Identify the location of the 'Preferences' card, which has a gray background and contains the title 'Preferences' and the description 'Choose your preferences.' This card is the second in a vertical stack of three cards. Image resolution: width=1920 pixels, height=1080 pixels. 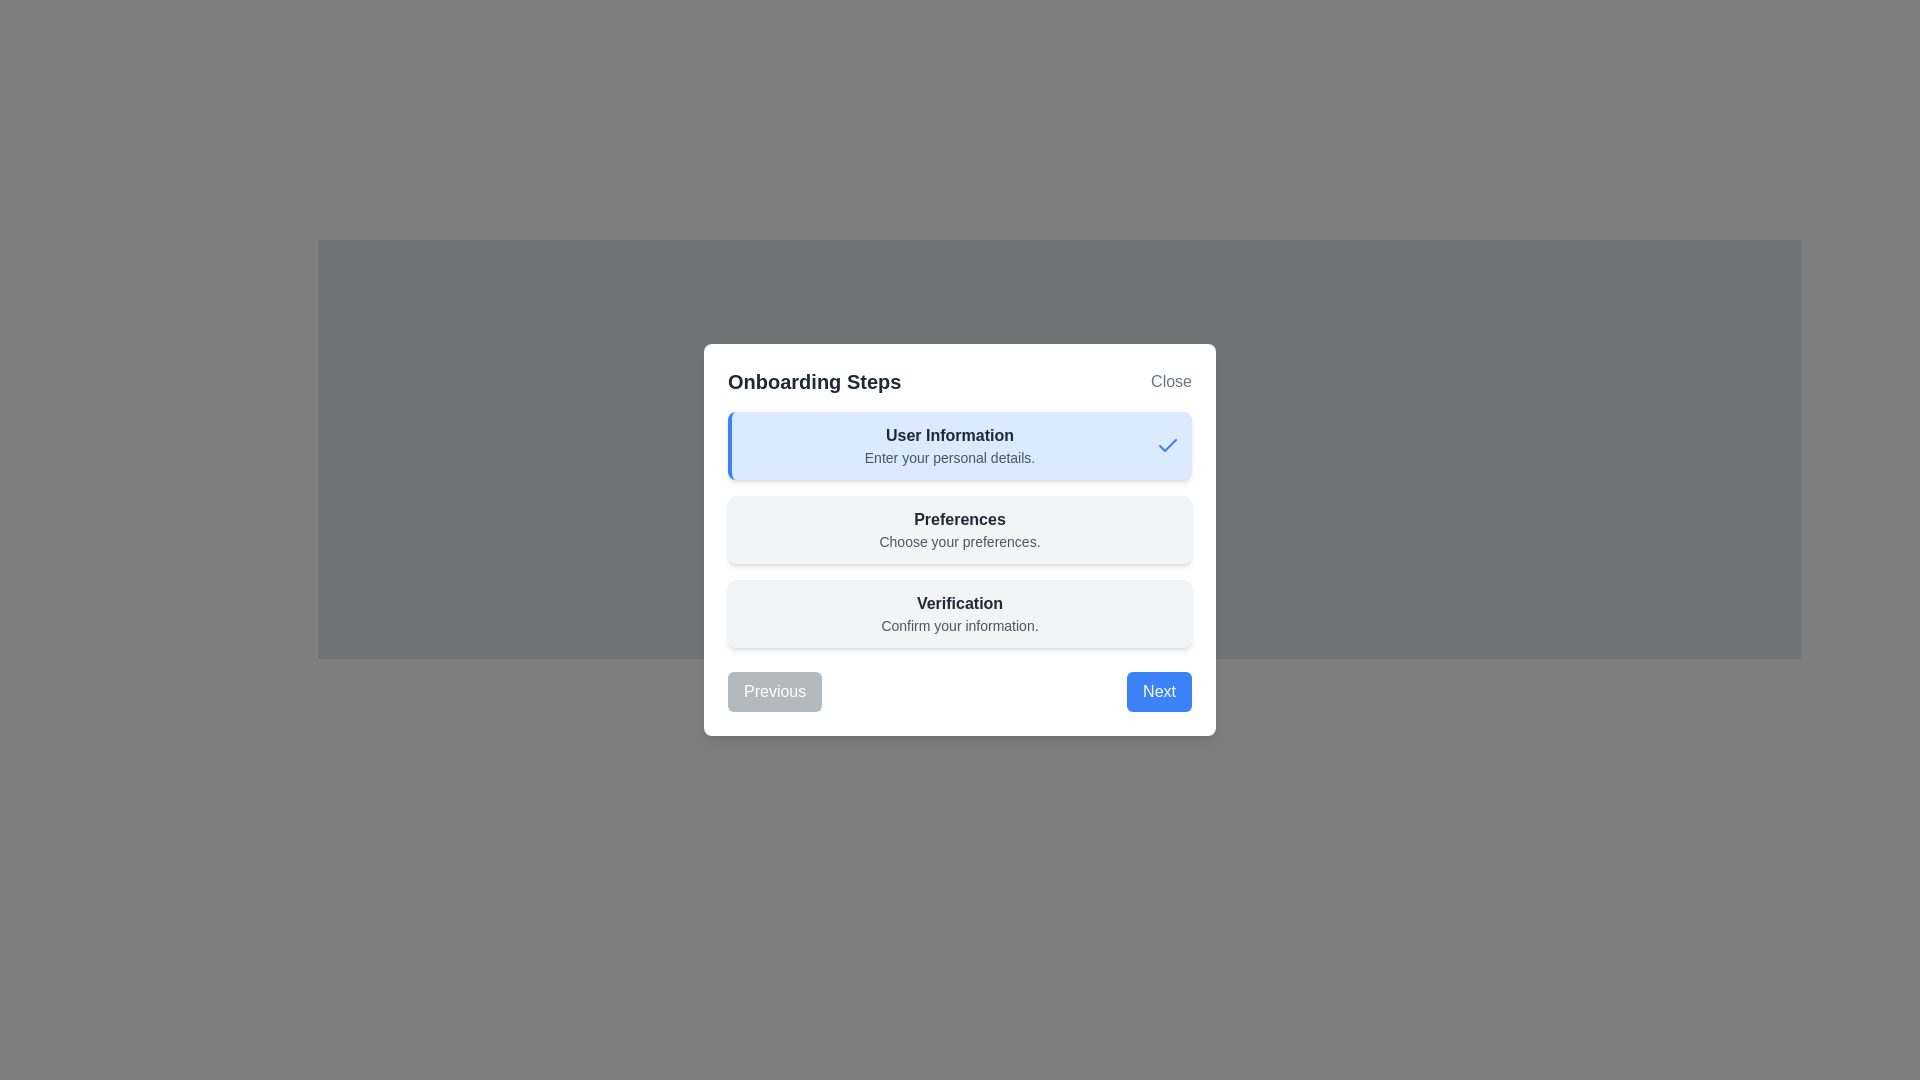
(960, 528).